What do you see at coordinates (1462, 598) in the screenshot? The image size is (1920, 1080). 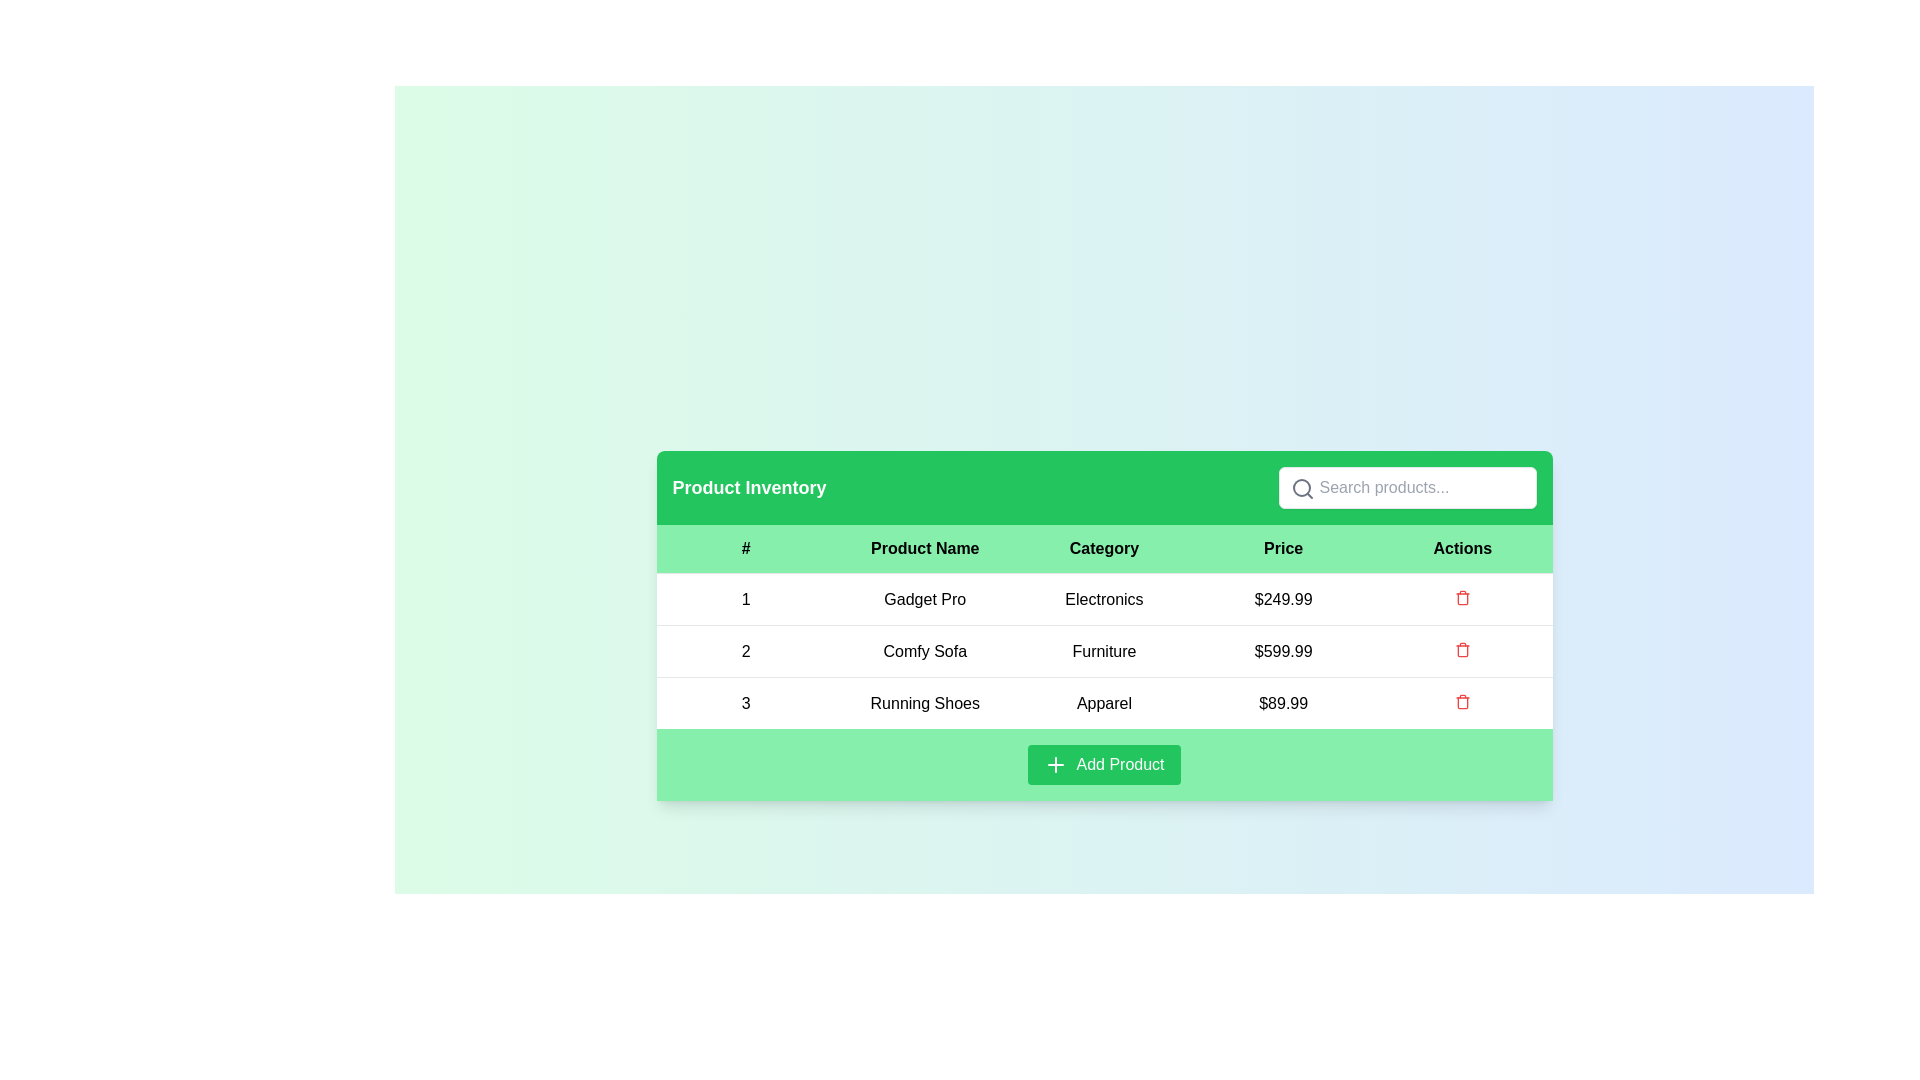 I see `the delete icon button in the 'Actions' column of the first row, aligned with the product 'Gadget Pro'` at bounding box center [1462, 598].